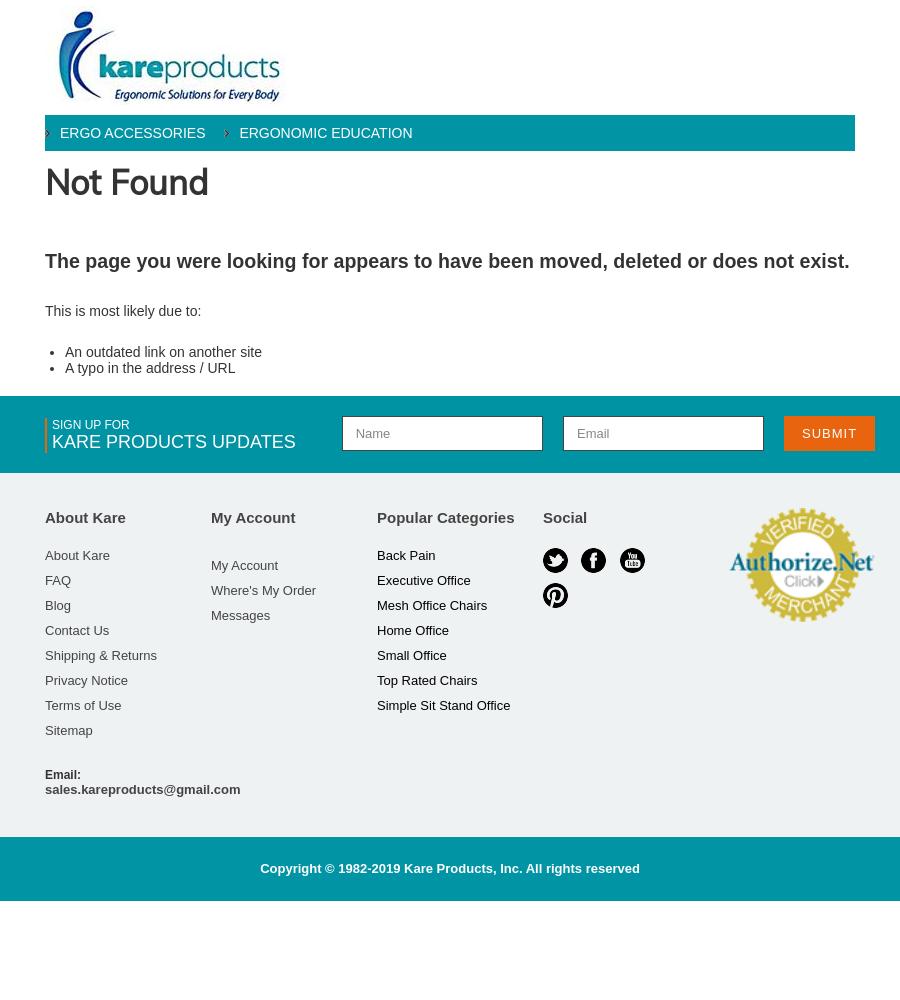 The height and width of the screenshot is (1000, 900). I want to click on 'Email:', so click(62, 775).